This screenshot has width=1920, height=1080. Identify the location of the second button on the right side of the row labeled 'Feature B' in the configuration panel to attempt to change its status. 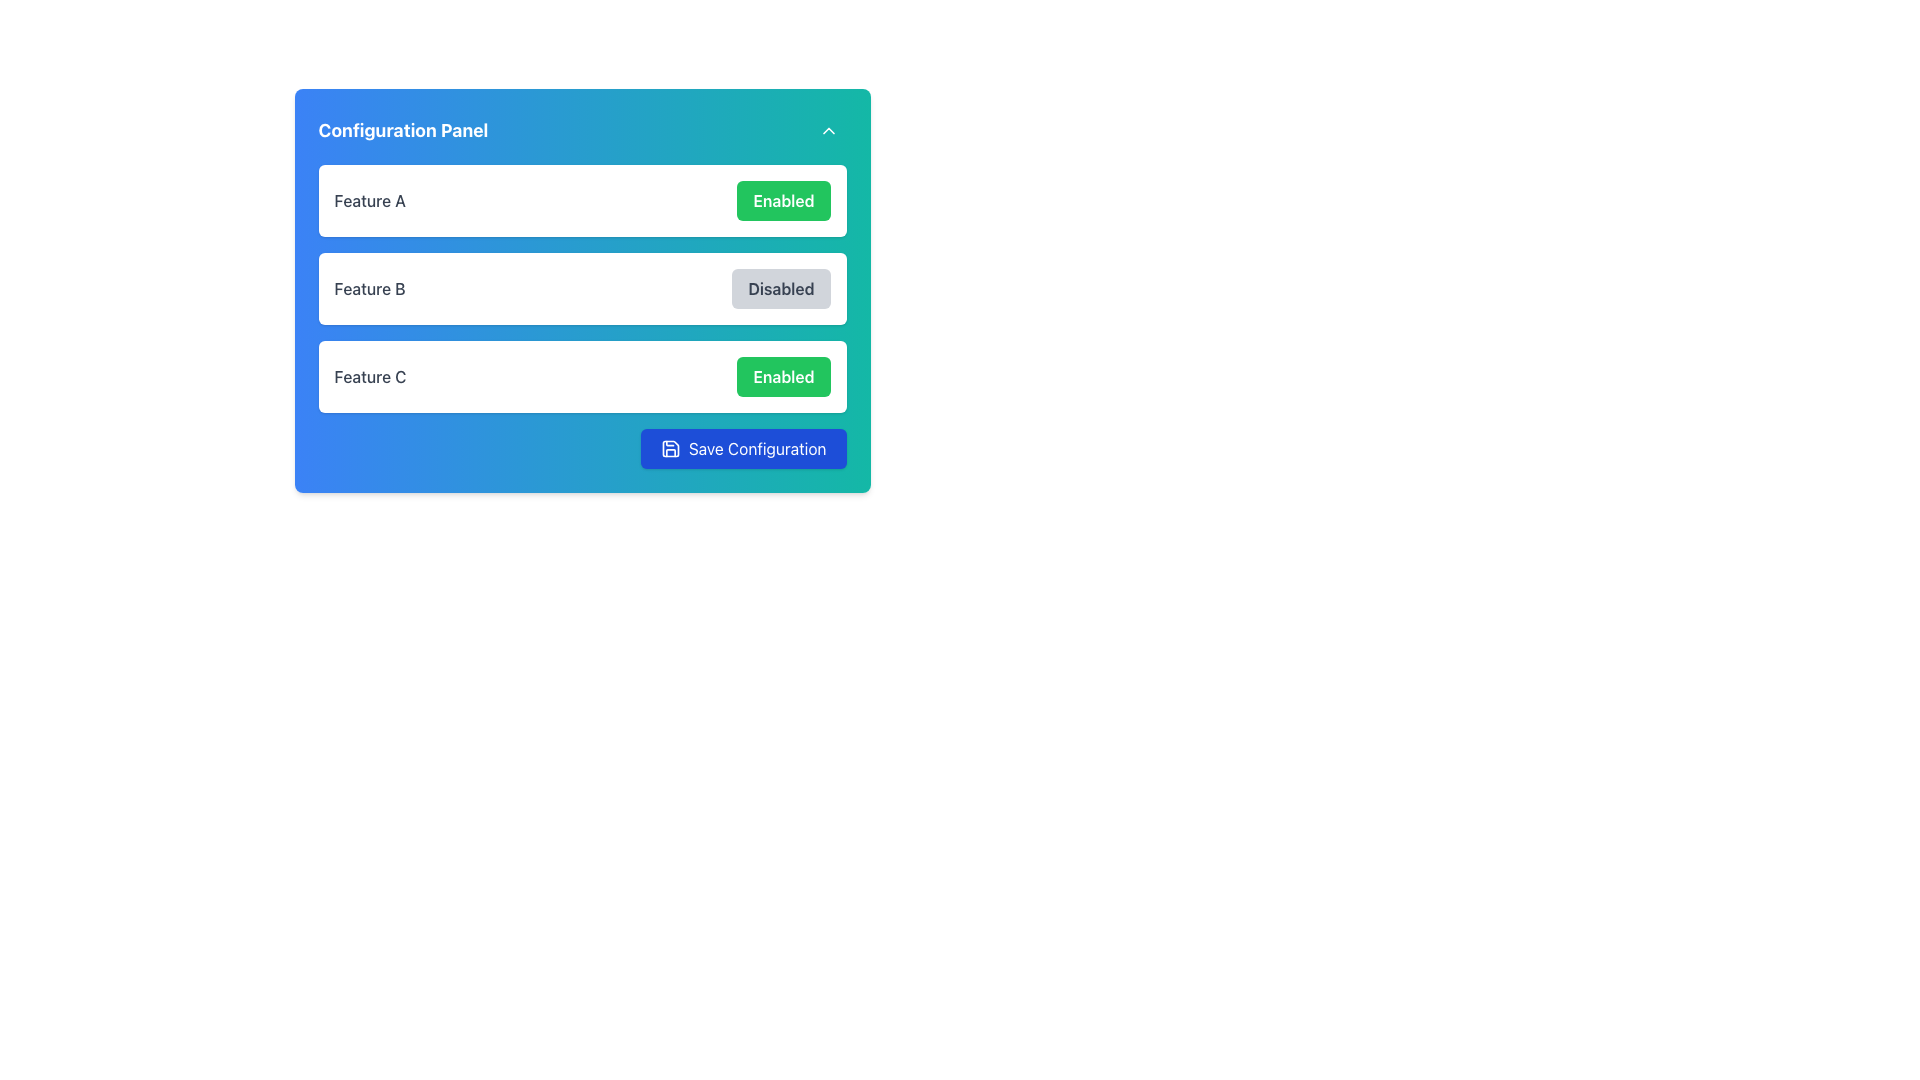
(780, 289).